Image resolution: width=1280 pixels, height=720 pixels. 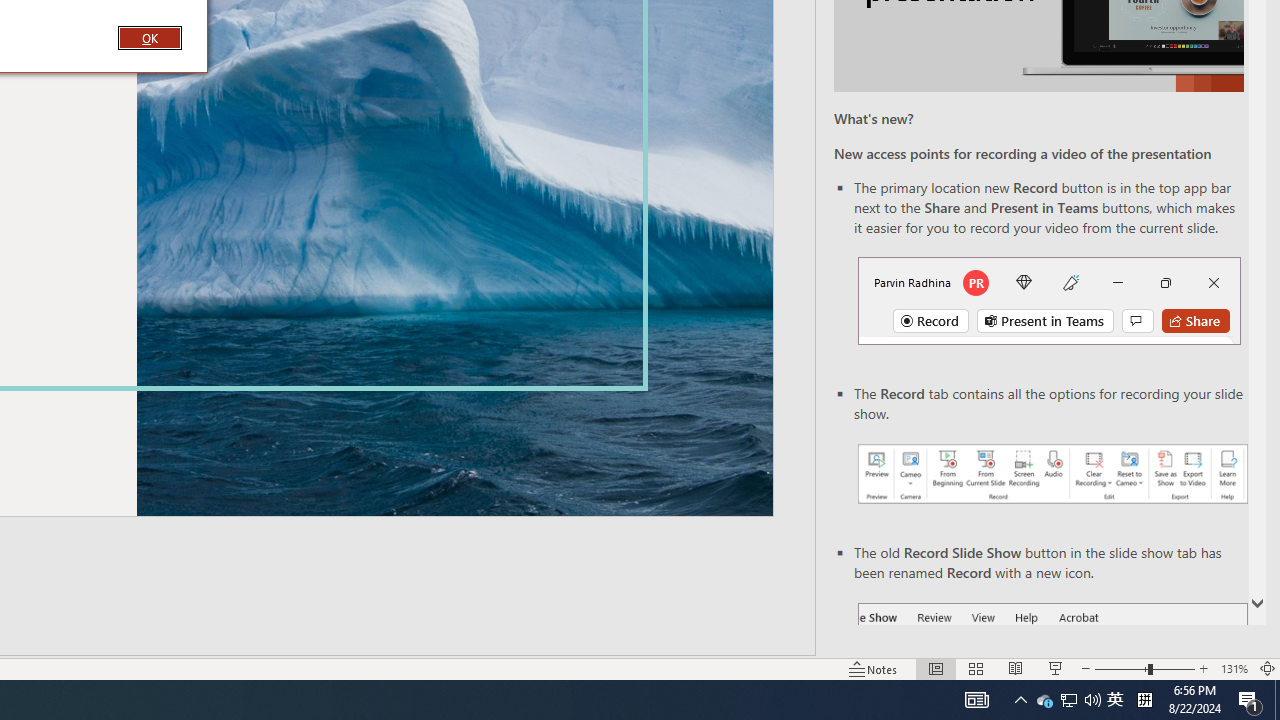 I want to click on 'Reading View', so click(x=1015, y=669).